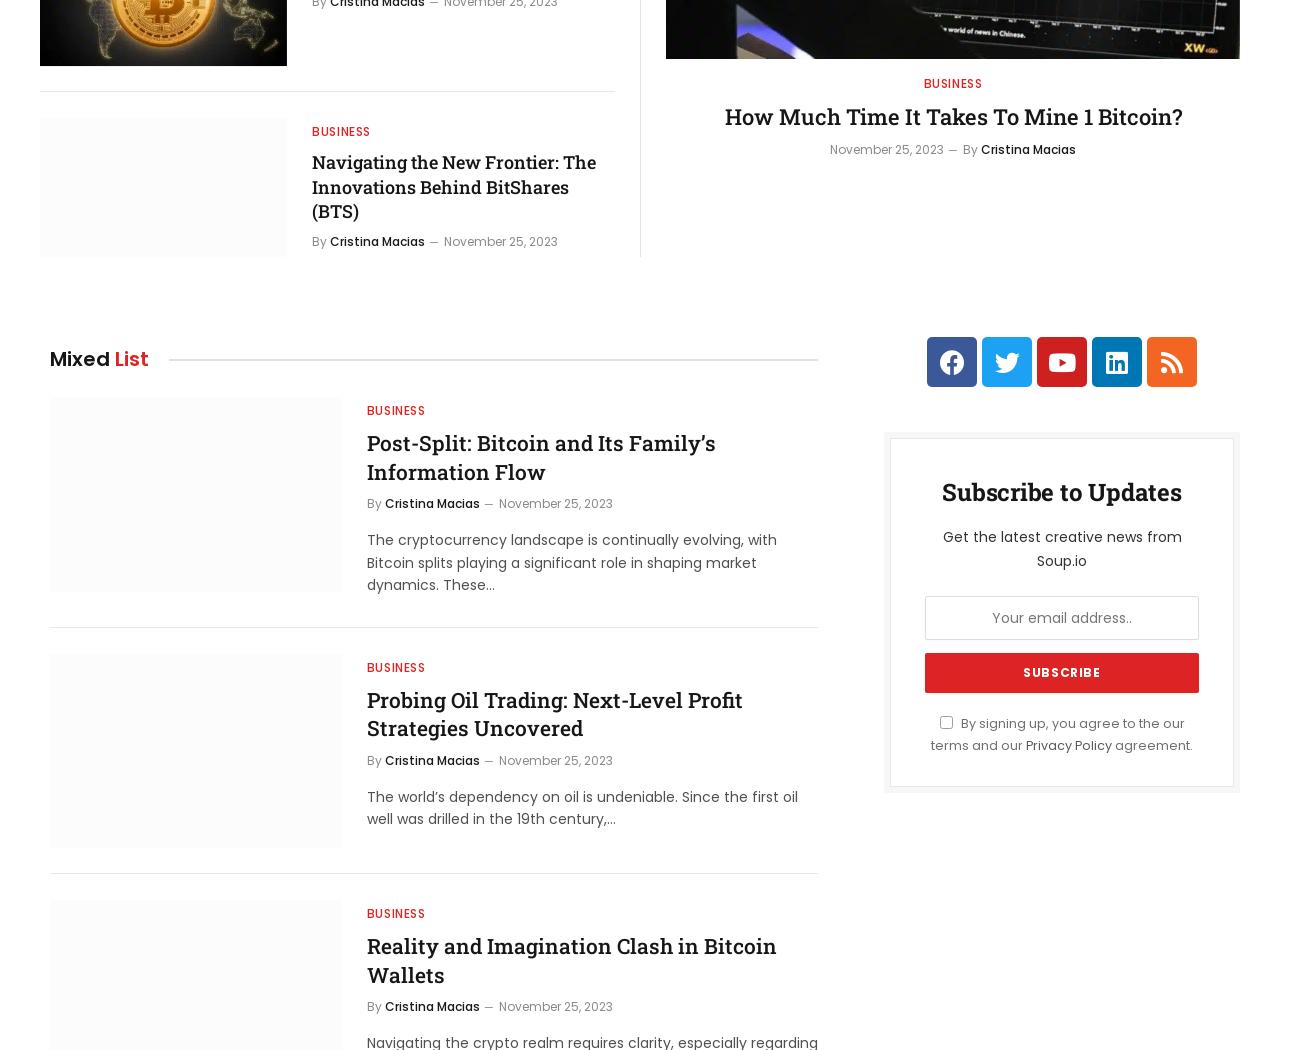  Describe the element at coordinates (1068, 743) in the screenshot. I see `'Privacy Policy'` at that location.